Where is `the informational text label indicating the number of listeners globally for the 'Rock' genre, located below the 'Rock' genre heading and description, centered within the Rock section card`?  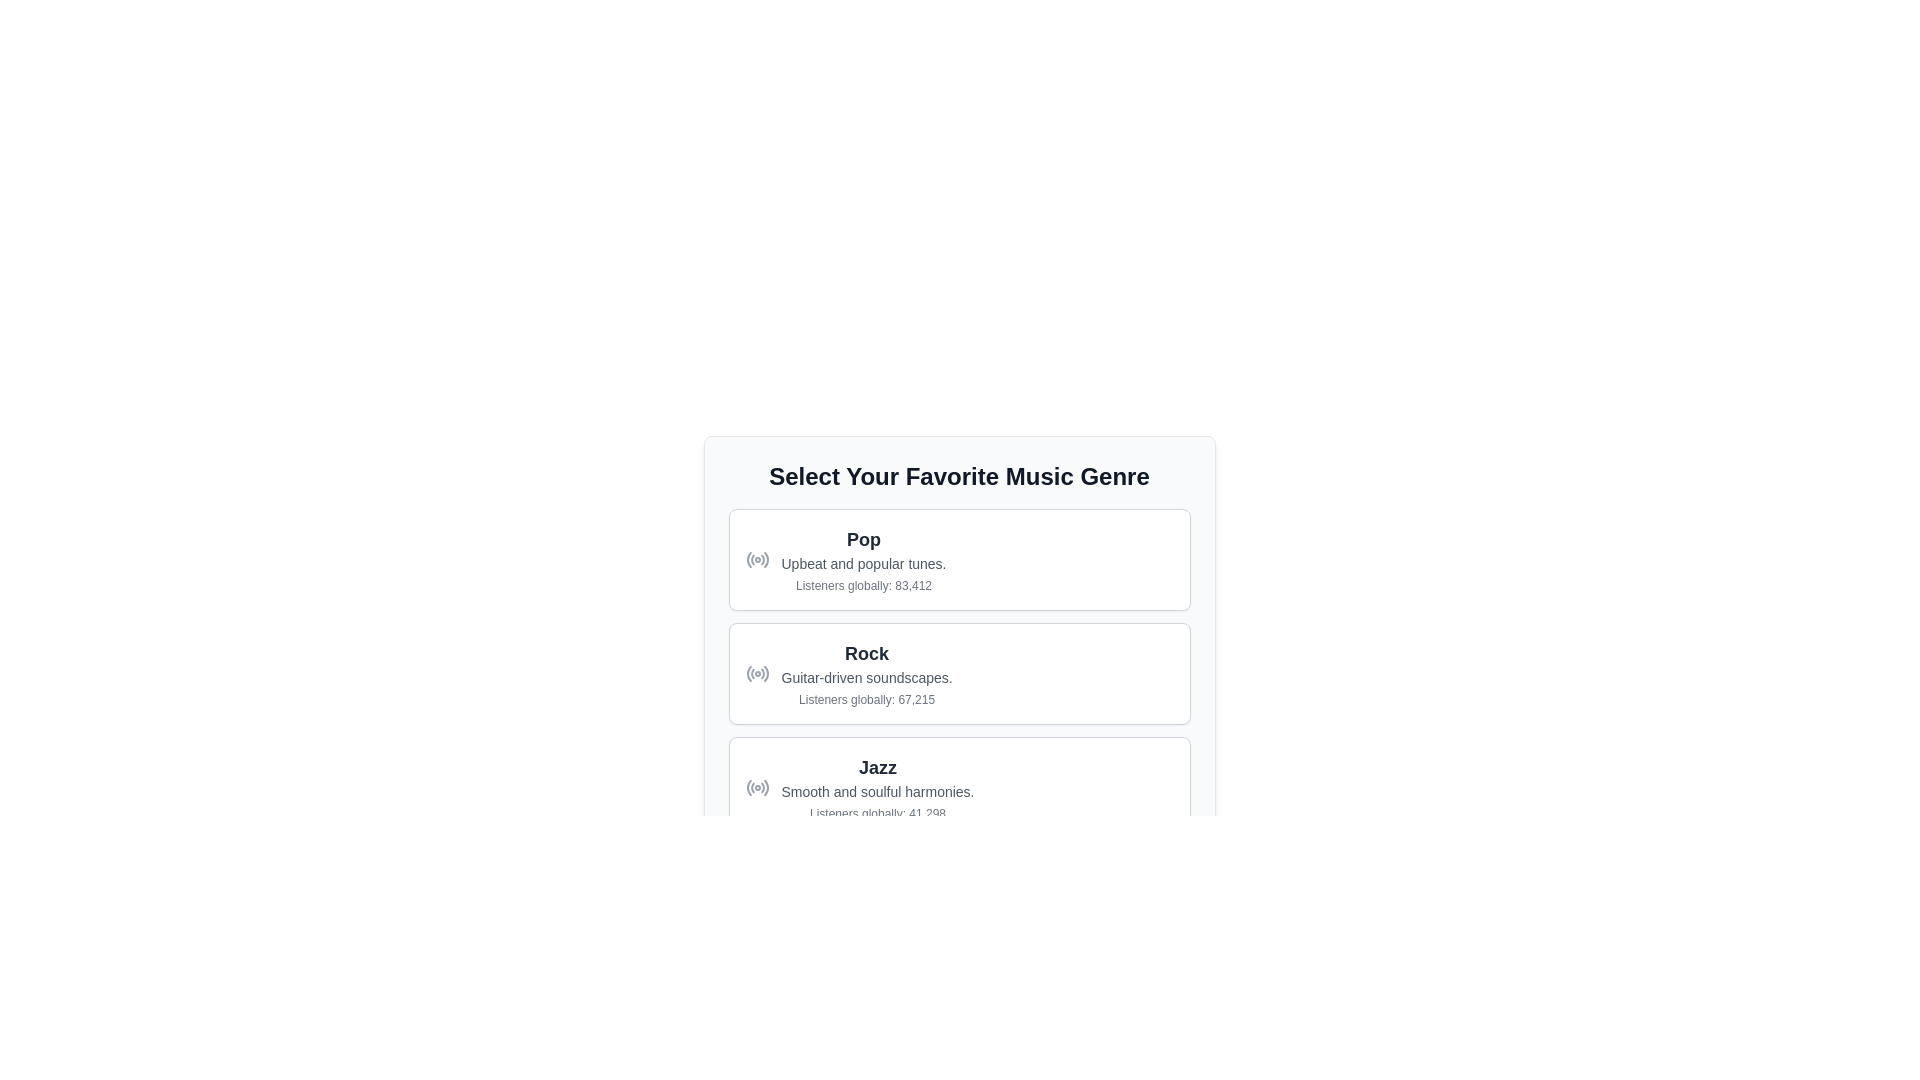
the informational text label indicating the number of listeners globally for the 'Rock' genre, located below the 'Rock' genre heading and description, centered within the Rock section card is located at coordinates (867, 698).